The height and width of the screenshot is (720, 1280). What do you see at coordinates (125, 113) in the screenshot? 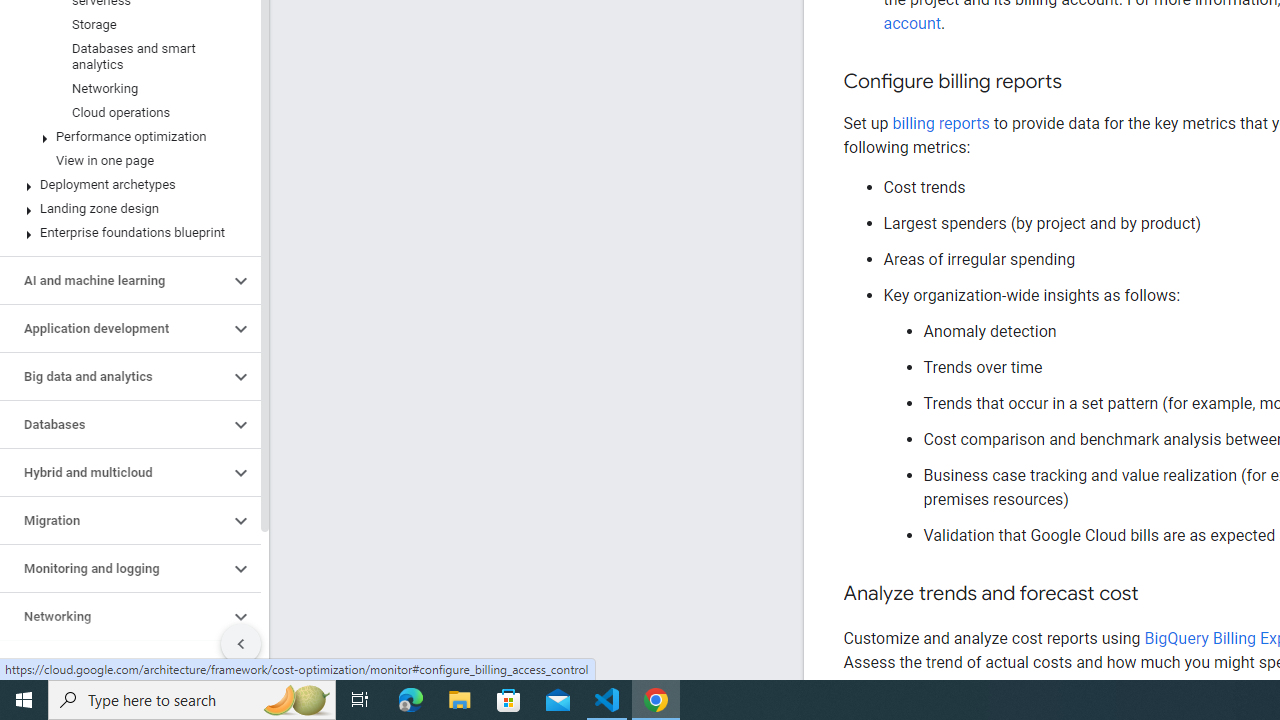
I see `'Cloud operations'` at bounding box center [125, 113].